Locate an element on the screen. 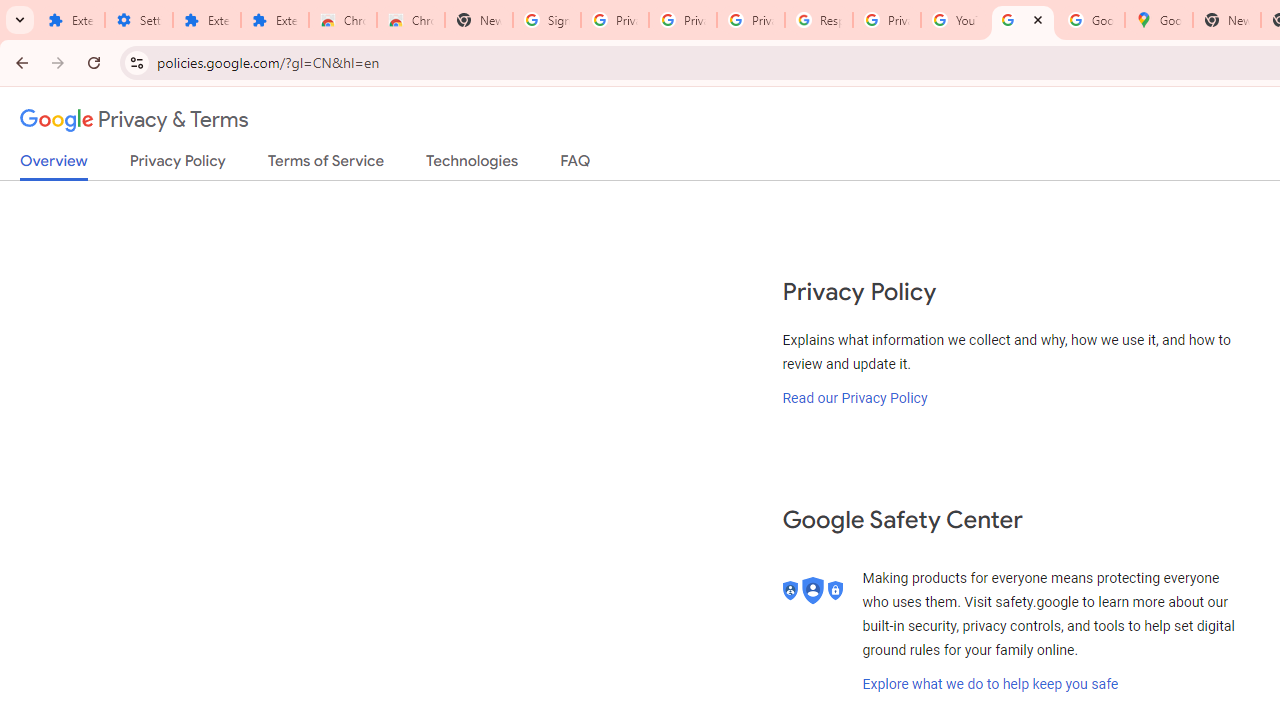 This screenshot has width=1280, height=720. 'Extensions' is located at coordinates (206, 20).